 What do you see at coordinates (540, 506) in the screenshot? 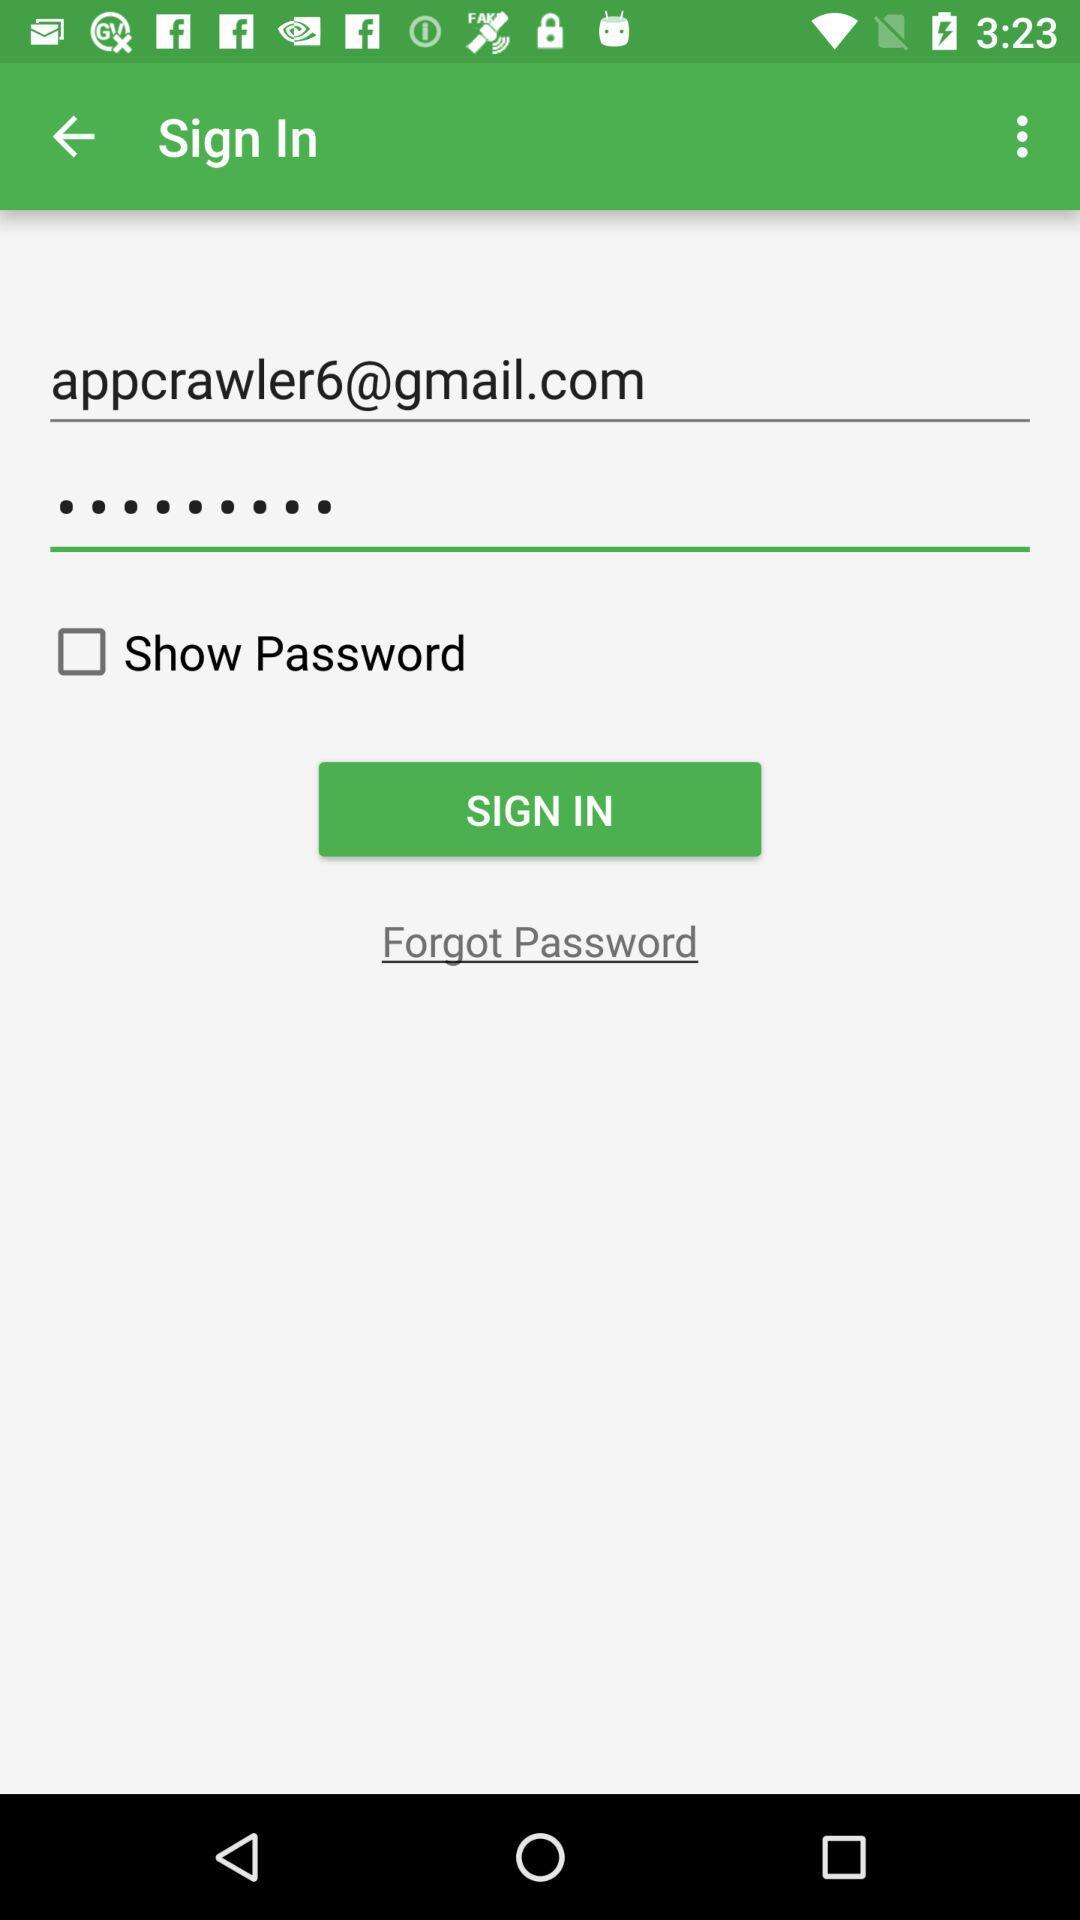
I see `the crowd3116` at bounding box center [540, 506].